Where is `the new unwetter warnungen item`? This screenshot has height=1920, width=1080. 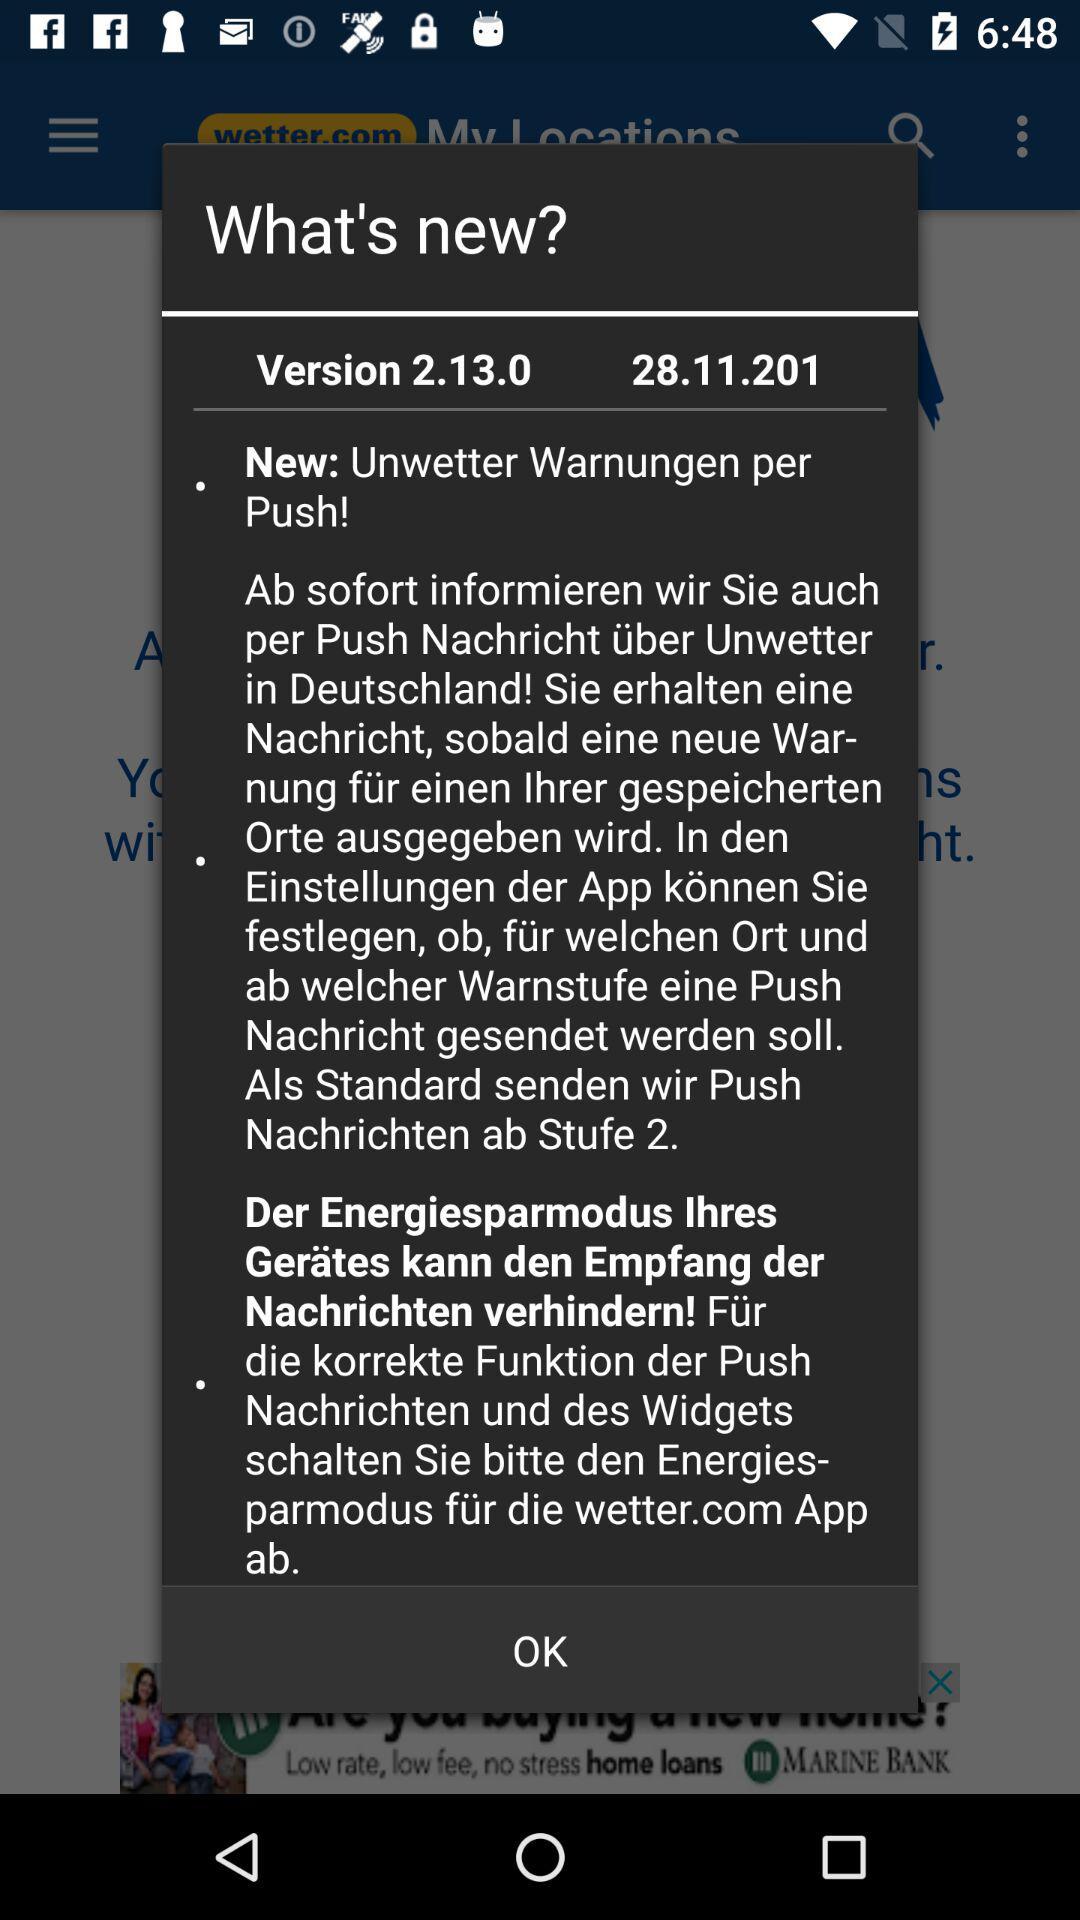
the new unwetter warnungen item is located at coordinates (574, 485).